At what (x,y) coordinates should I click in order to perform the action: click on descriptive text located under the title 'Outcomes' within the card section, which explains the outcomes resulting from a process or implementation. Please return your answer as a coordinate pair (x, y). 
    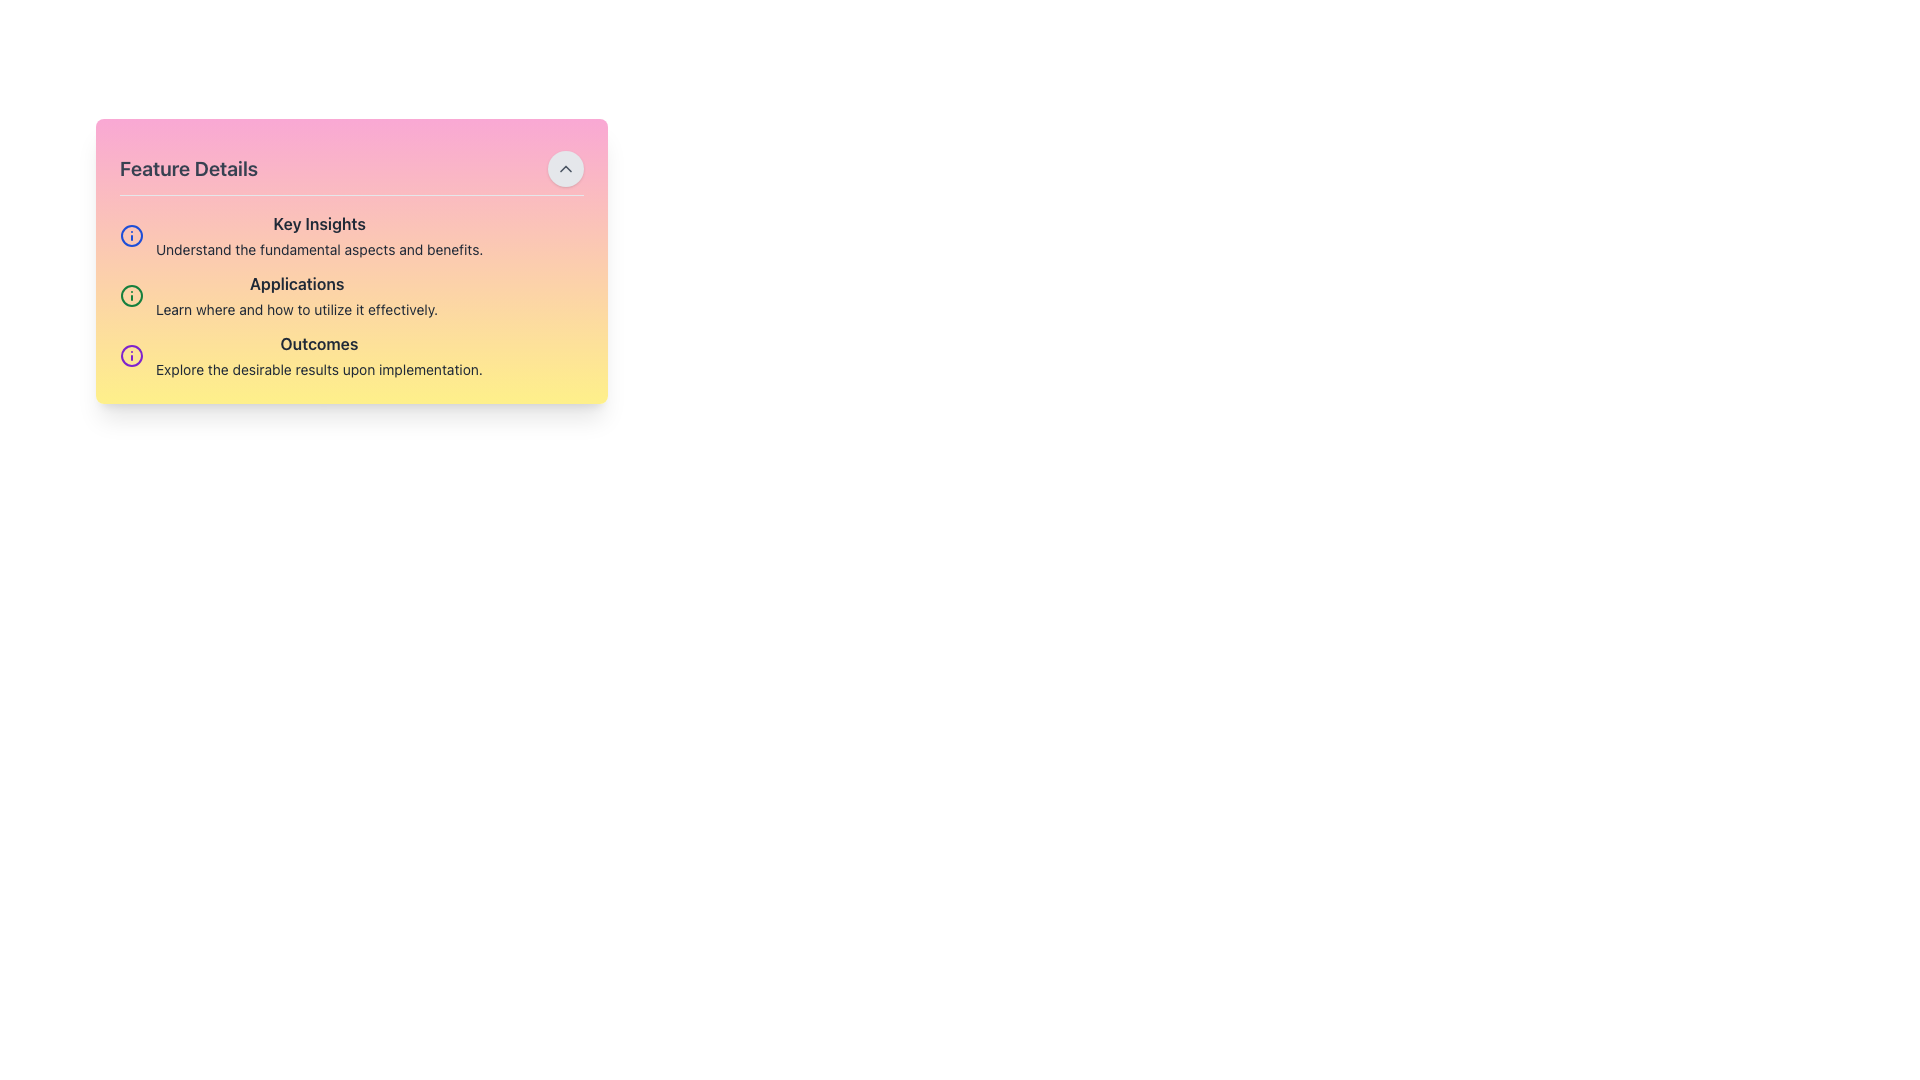
    Looking at the image, I should click on (318, 370).